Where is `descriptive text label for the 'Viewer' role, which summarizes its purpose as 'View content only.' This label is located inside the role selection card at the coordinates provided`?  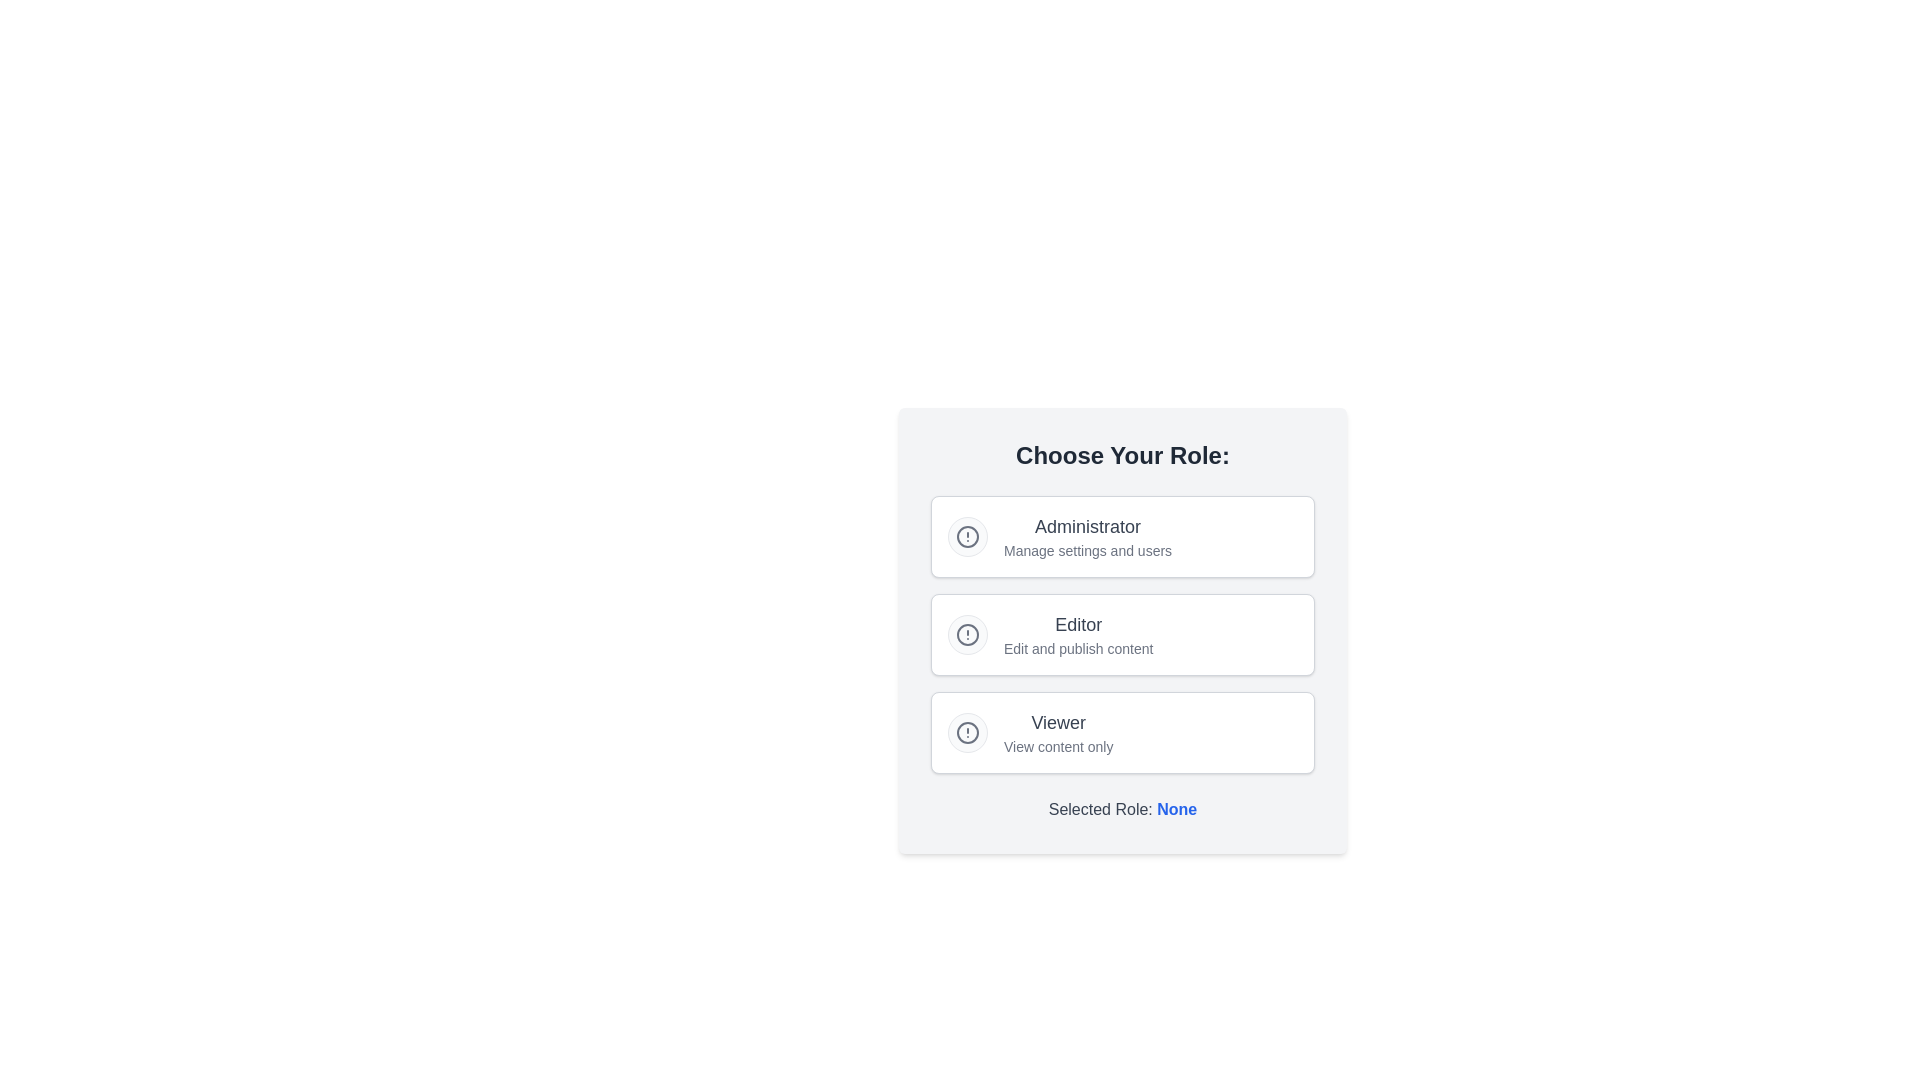
descriptive text label for the 'Viewer' role, which summarizes its purpose as 'View content only.' This label is located inside the role selection card at the coordinates provided is located at coordinates (1057, 732).